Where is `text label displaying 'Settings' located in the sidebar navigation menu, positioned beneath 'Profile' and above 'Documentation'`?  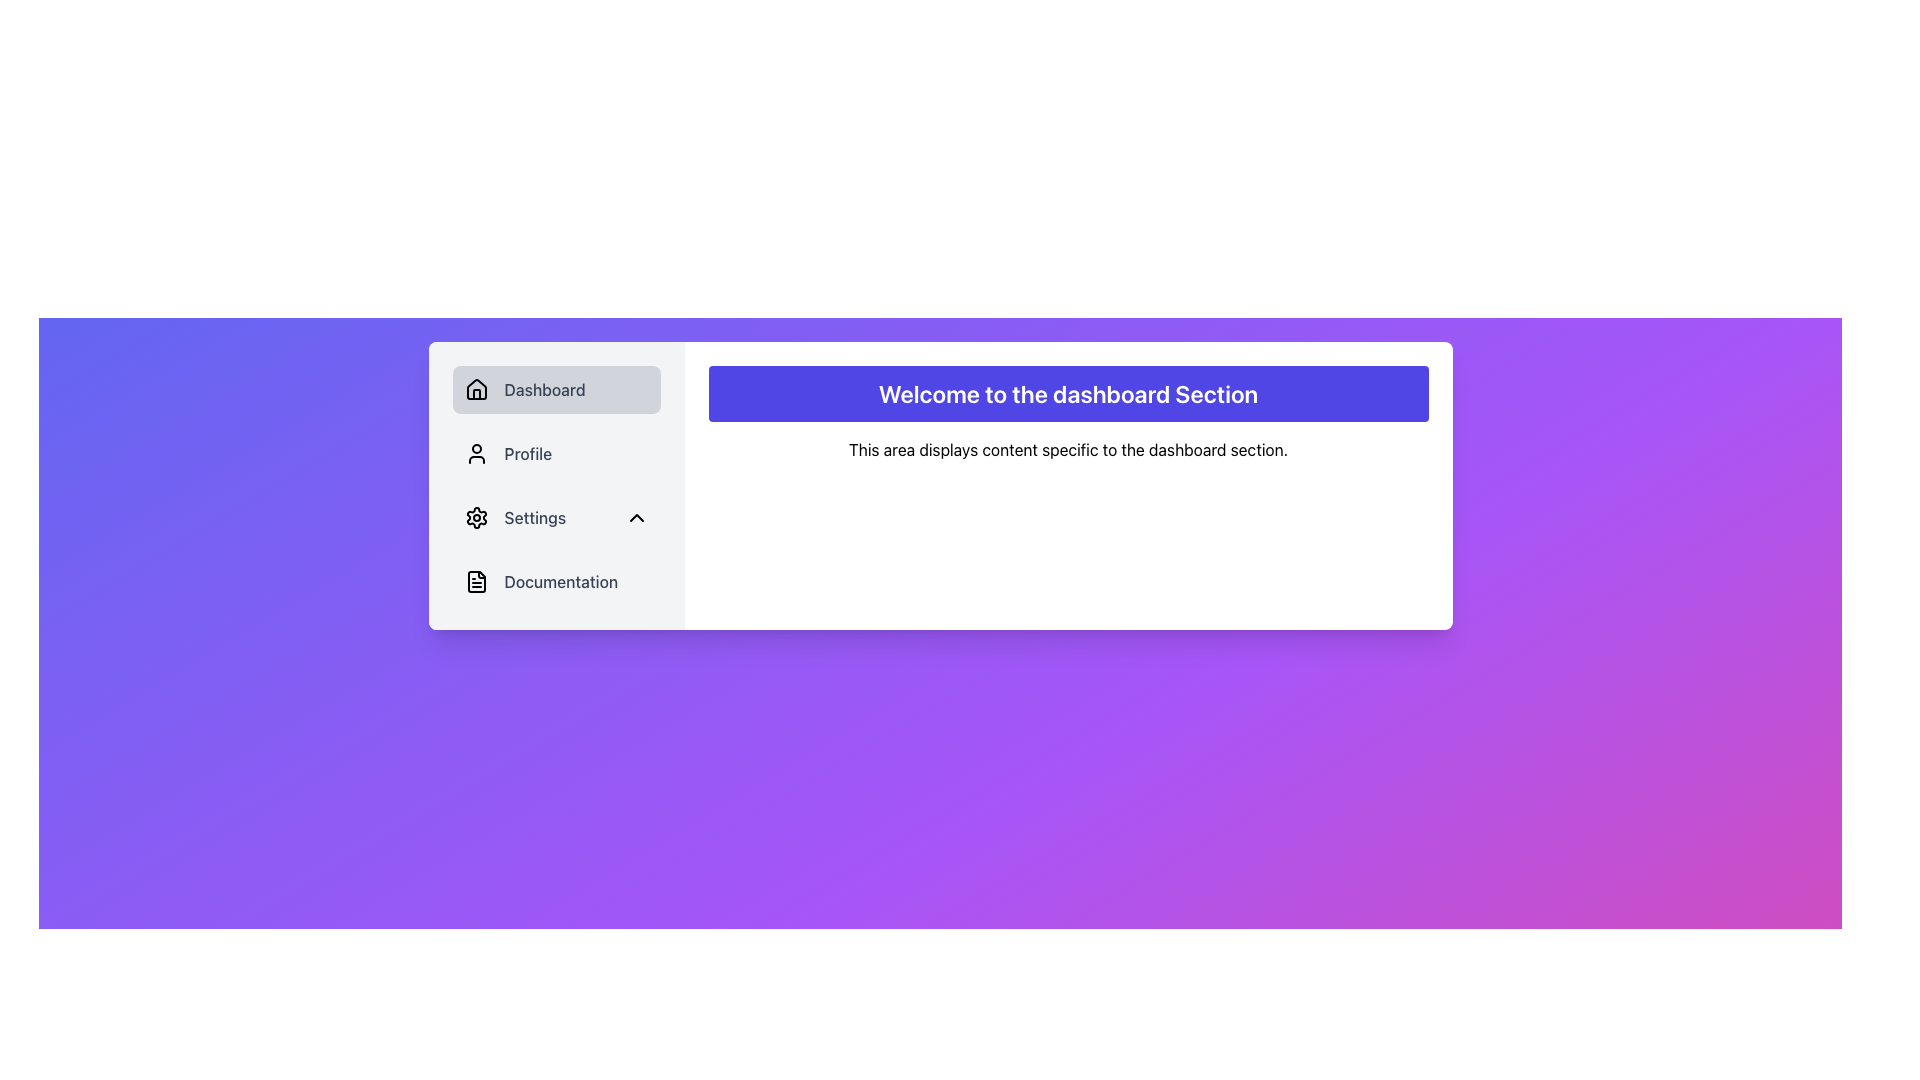
text label displaying 'Settings' located in the sidebar navigation menu, positioned beneath 'Profile' and above 'Documentation' is located at coordinates (535, 516).